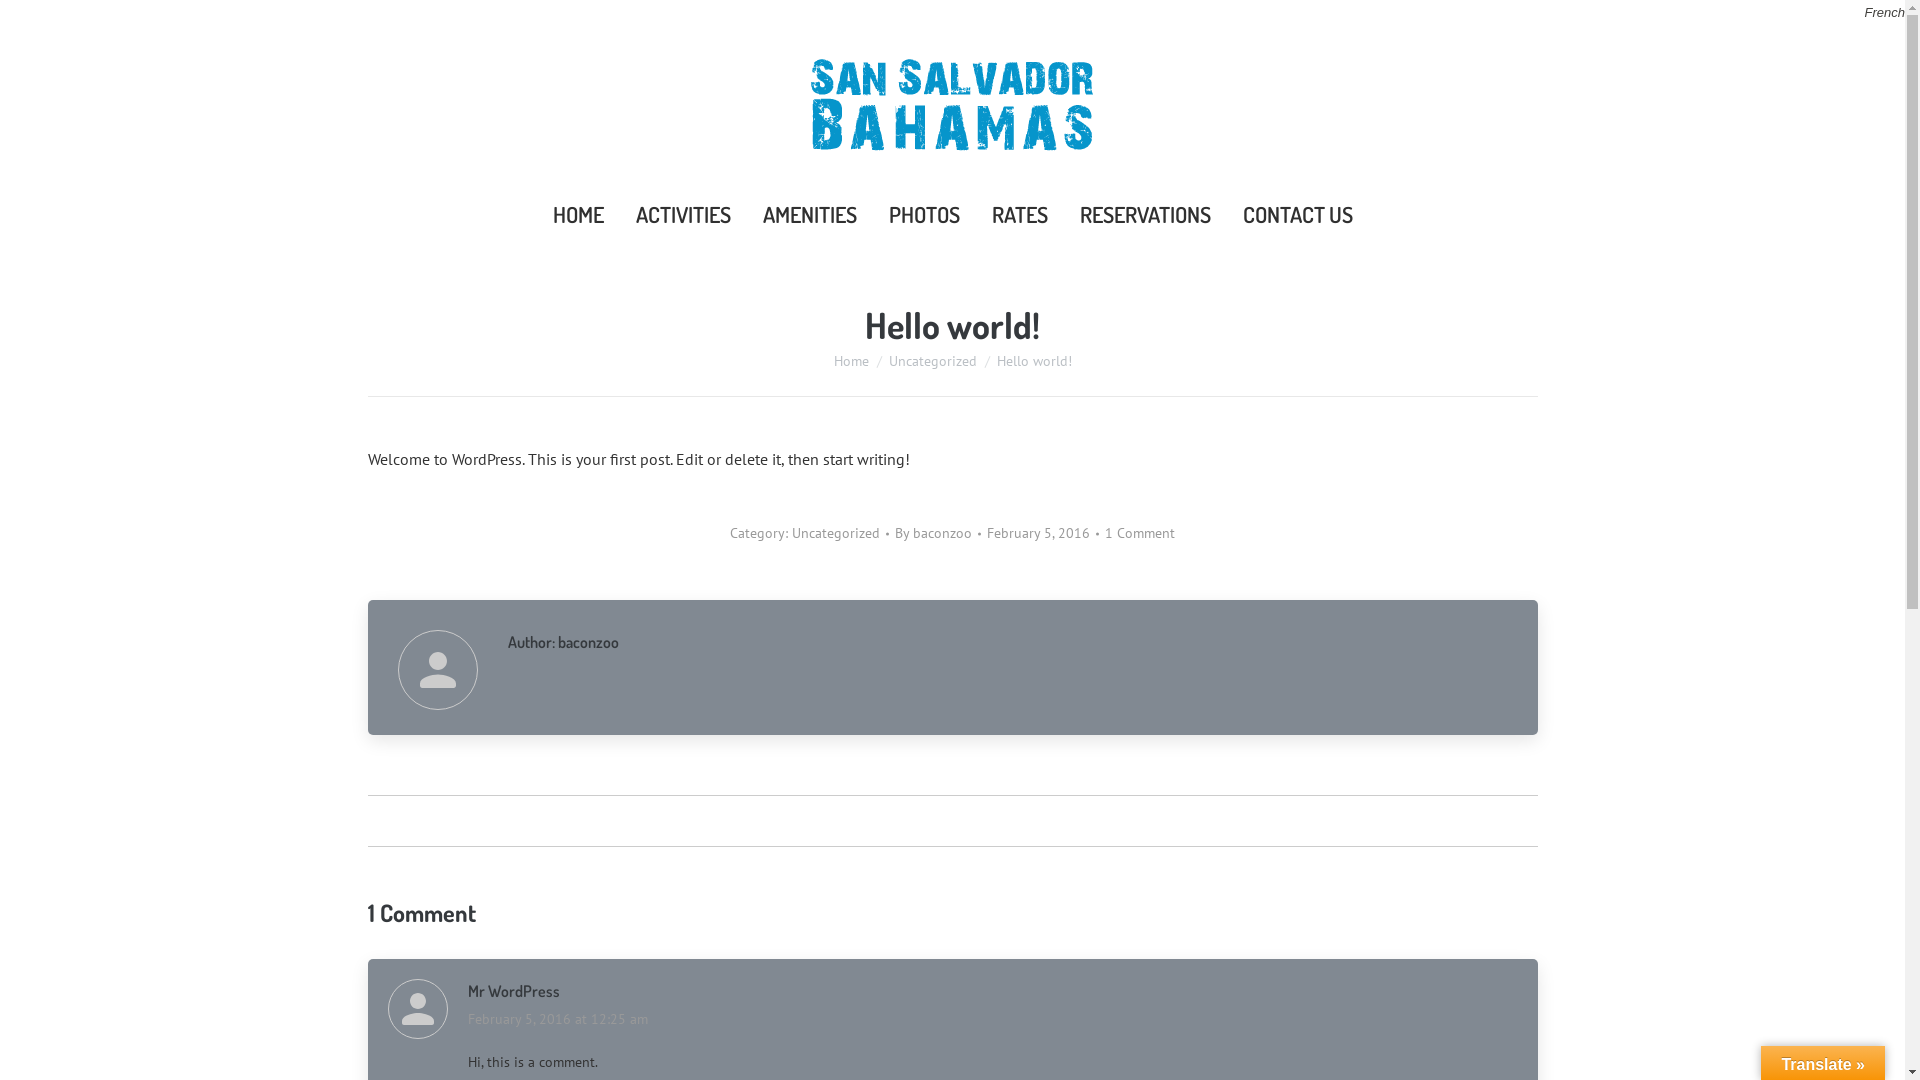 This screenshot has height=1080, width=1920. What do you see at coordinates (1232, 213) in the screenshot?
I see `'CONTACT US'` at bounding box center [1232, 213].